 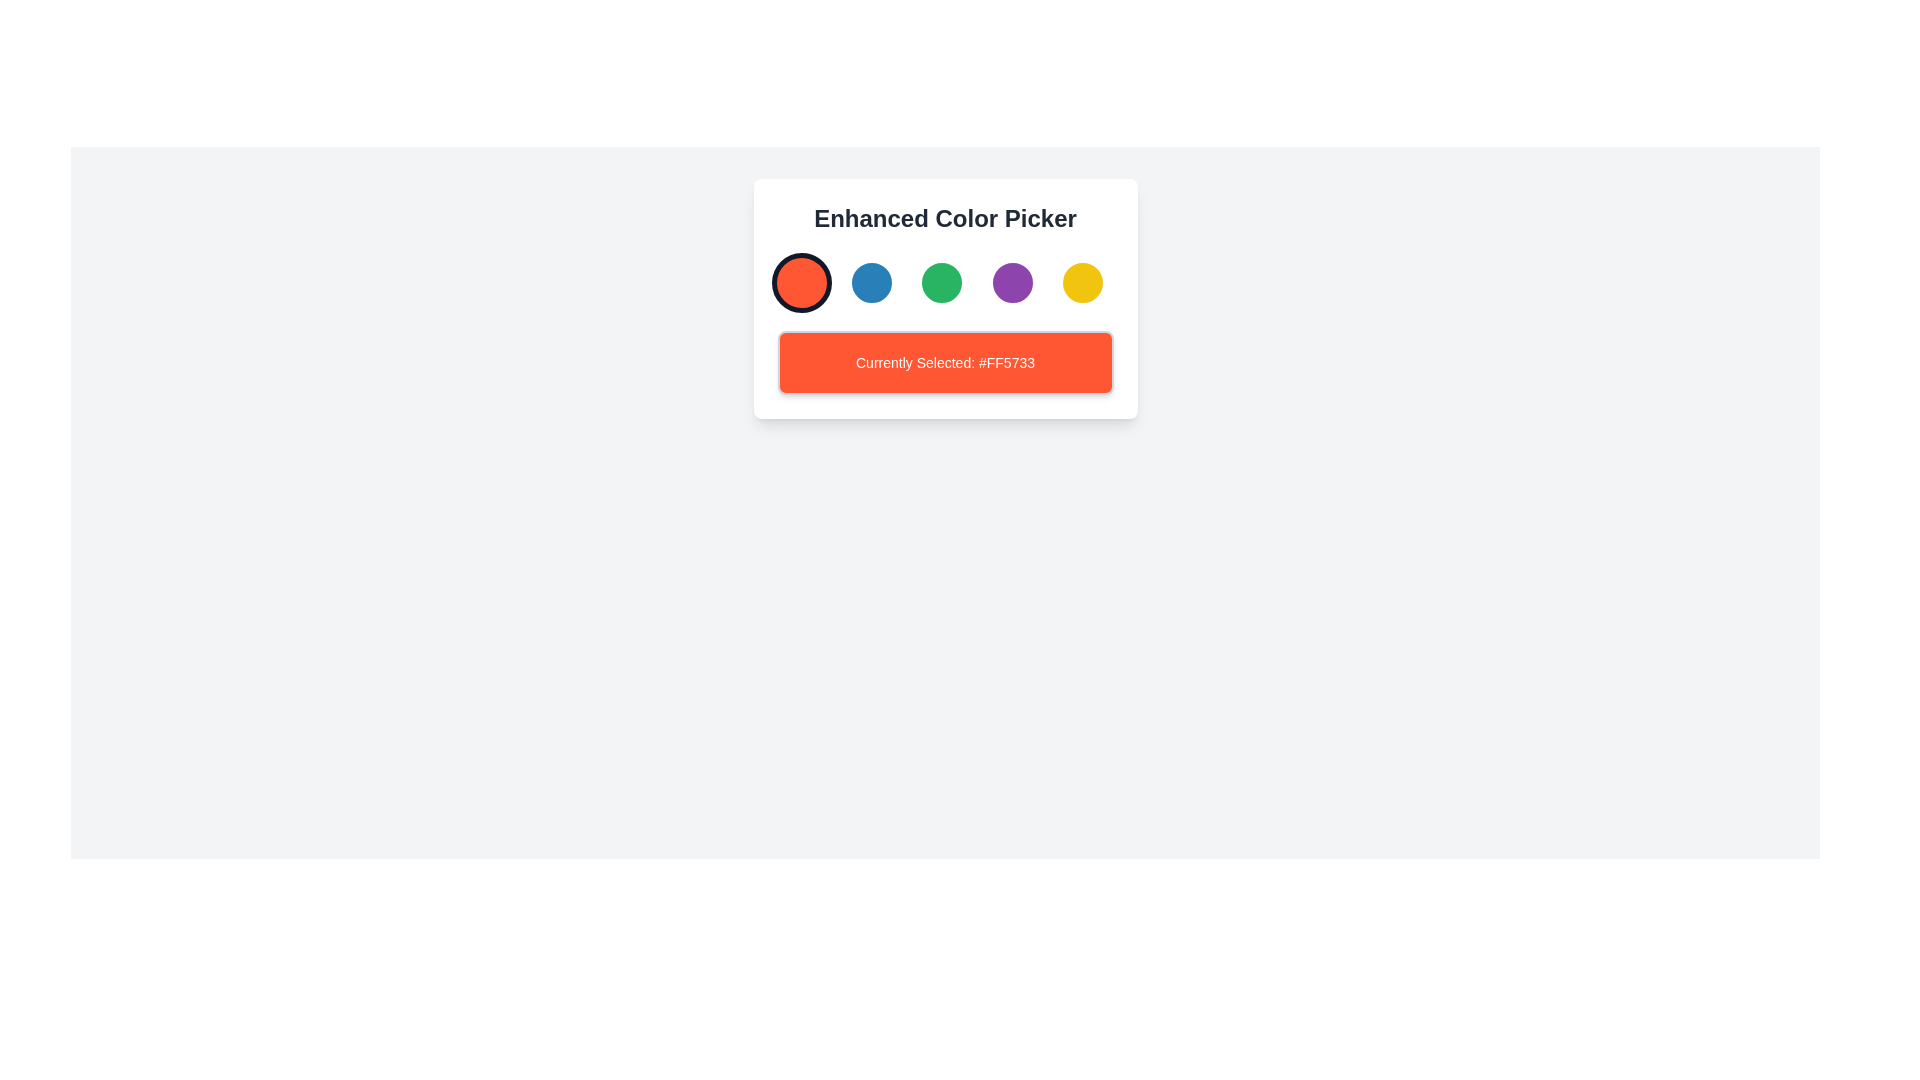 I want to click on the third circular button with a green fill color, so click(x=944, y=299).